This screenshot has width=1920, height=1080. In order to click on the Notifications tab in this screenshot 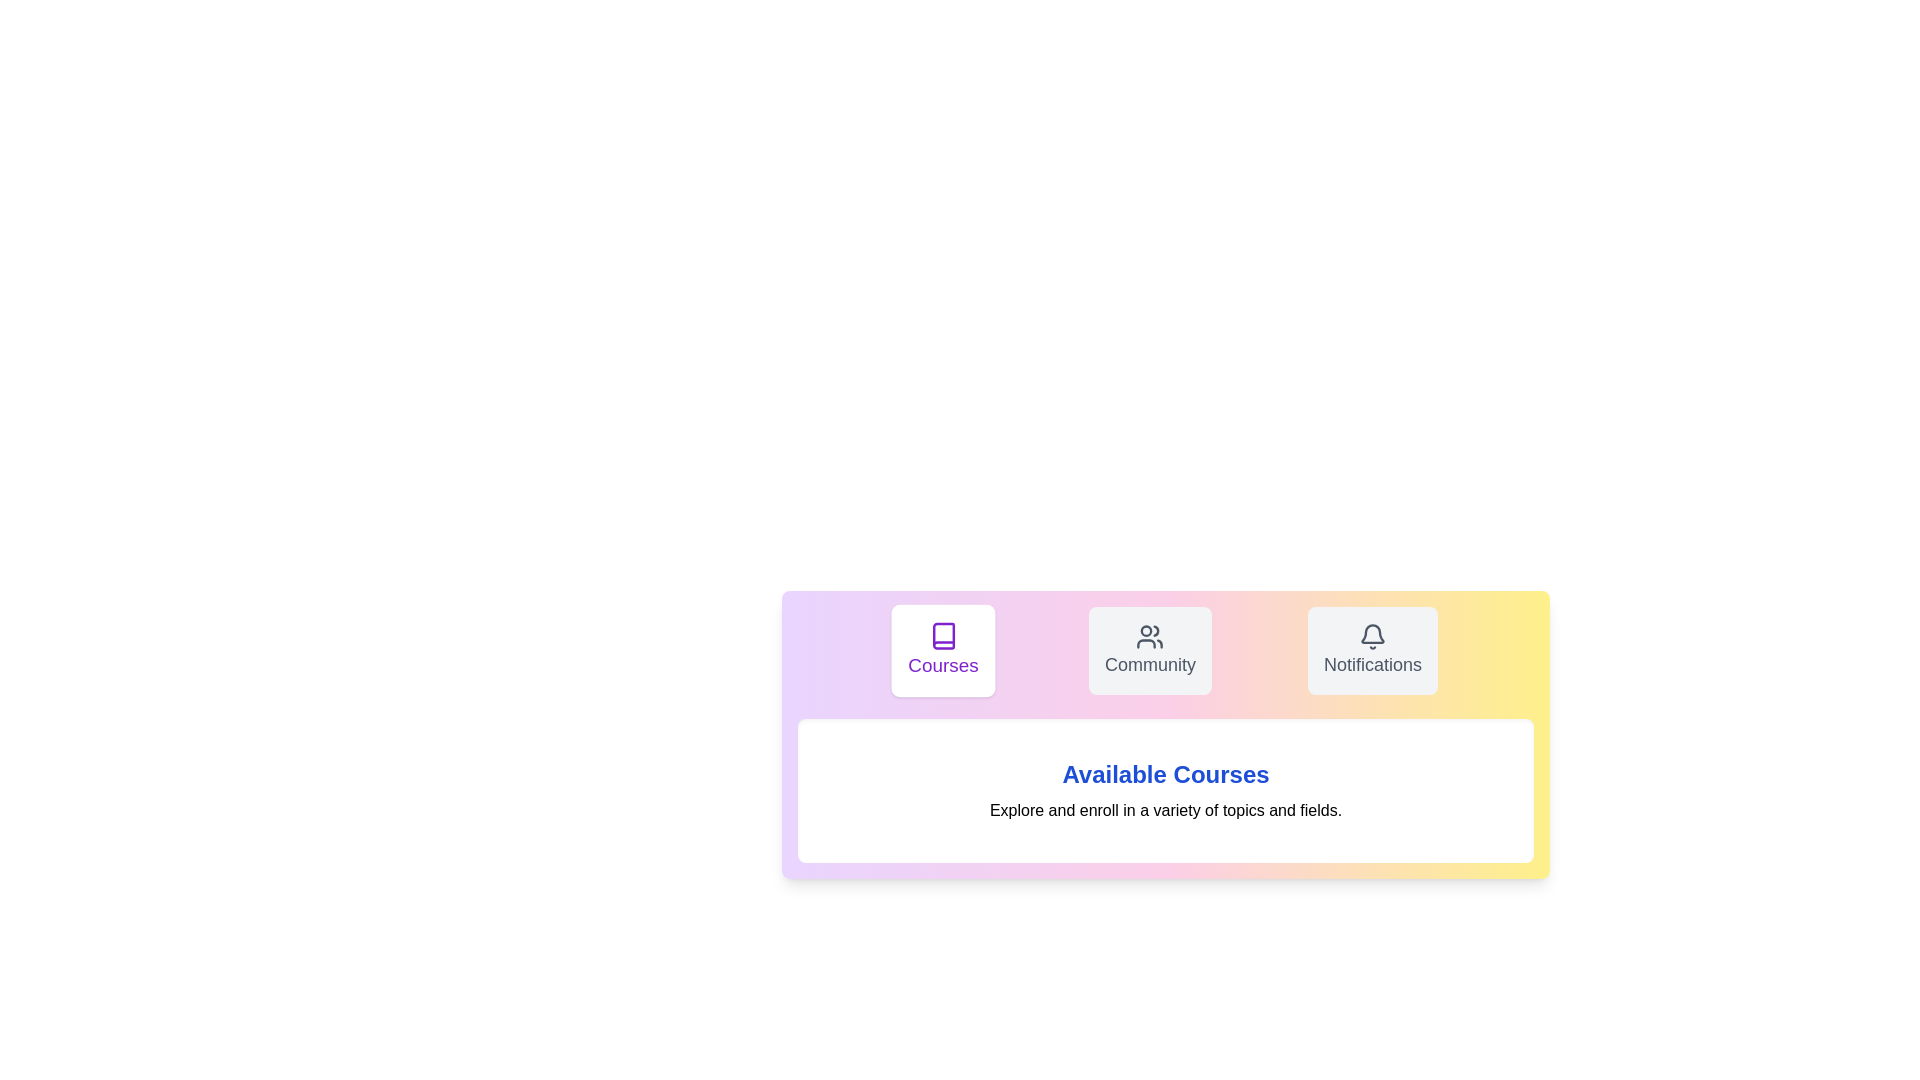, I will do `click(1371, 651)`.